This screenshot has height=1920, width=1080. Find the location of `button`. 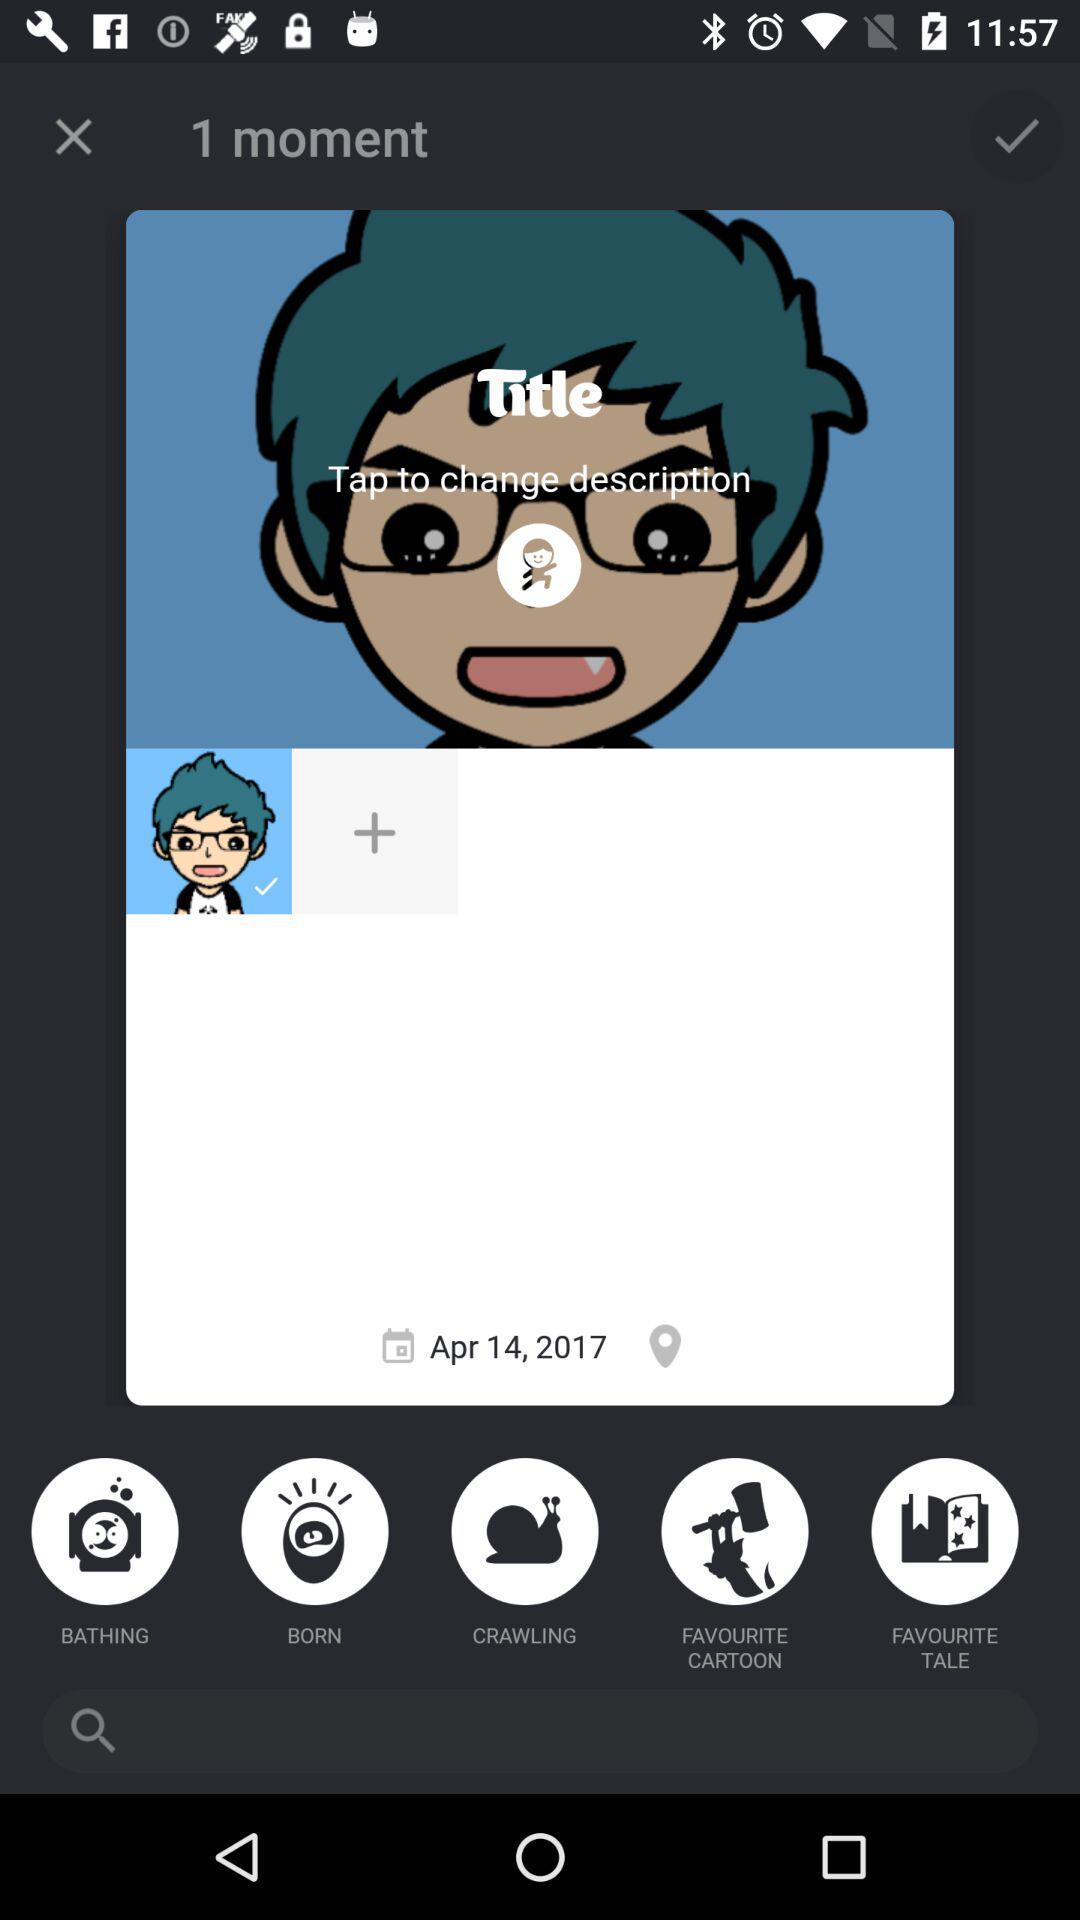

button is located at coordinates (374, 831).